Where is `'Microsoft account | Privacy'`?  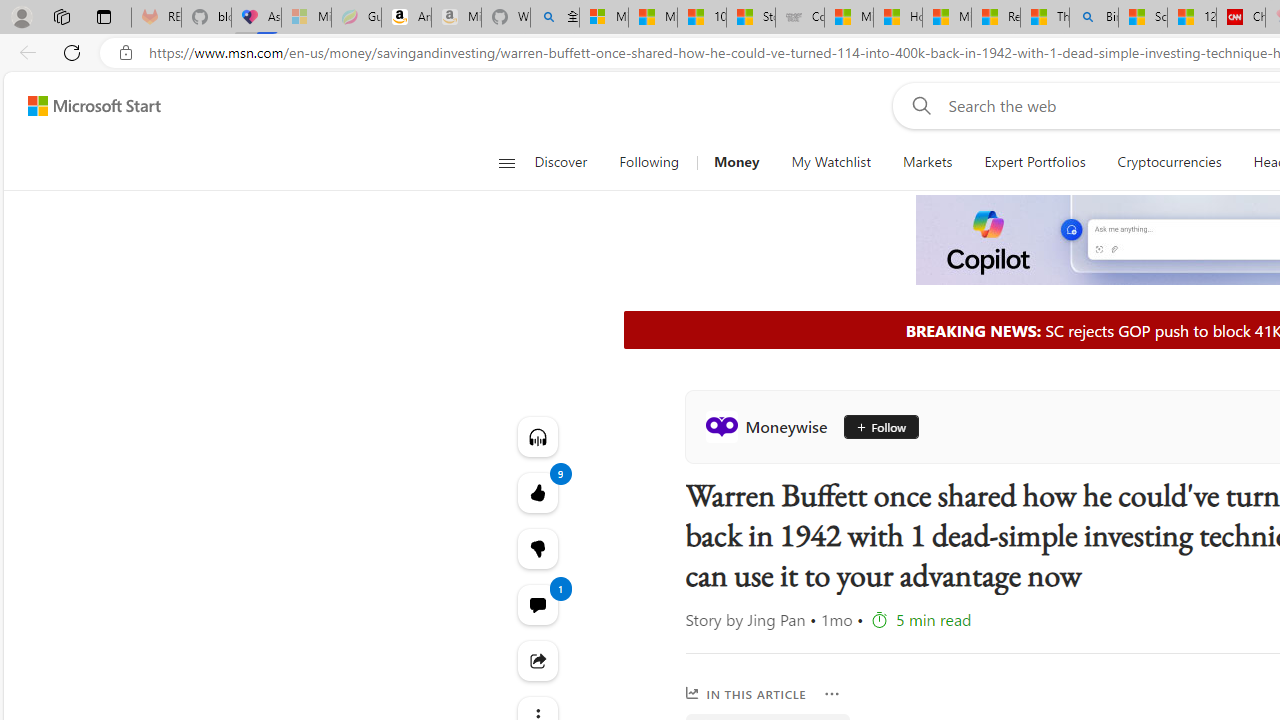 'Microsoft account | Privacy' is located at coordinates (603, 17).